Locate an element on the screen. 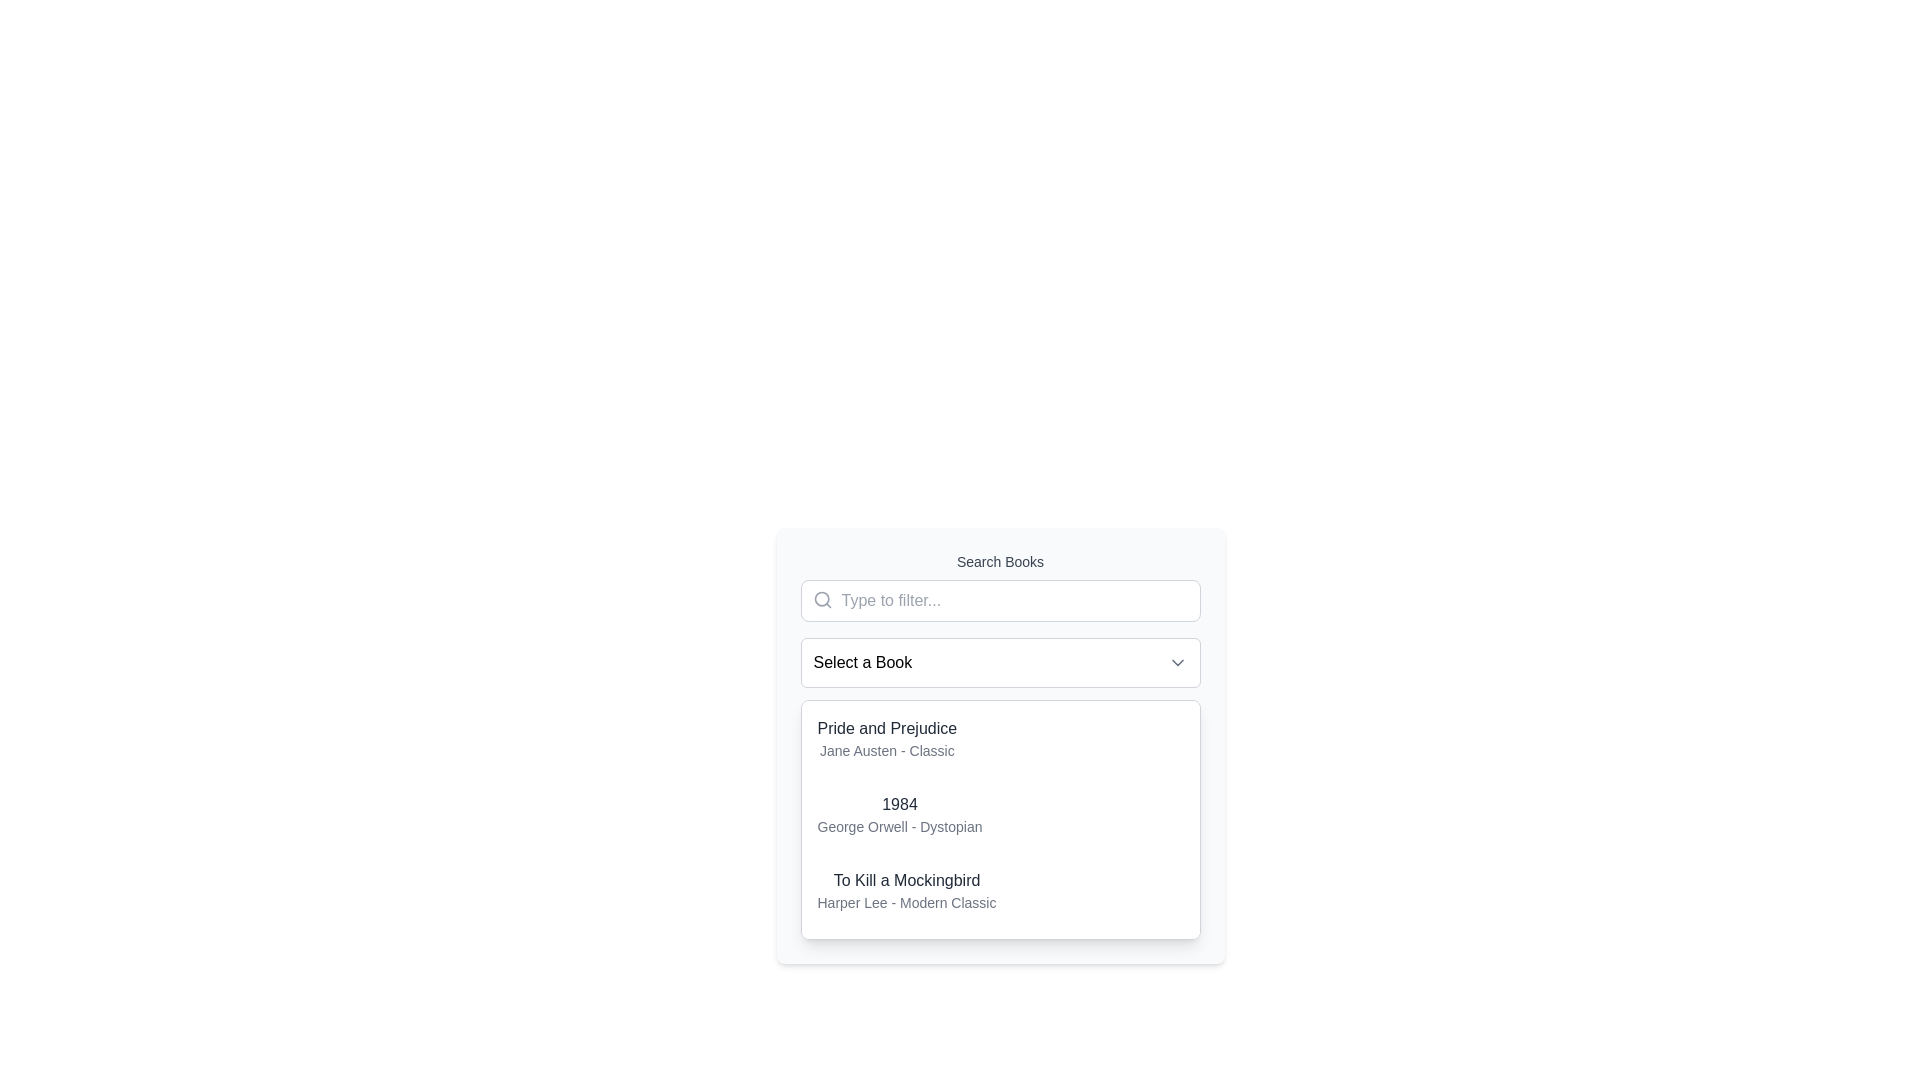  the list item displaying the book title '1984' by George Orwell is located at coordinates (1000, 814).